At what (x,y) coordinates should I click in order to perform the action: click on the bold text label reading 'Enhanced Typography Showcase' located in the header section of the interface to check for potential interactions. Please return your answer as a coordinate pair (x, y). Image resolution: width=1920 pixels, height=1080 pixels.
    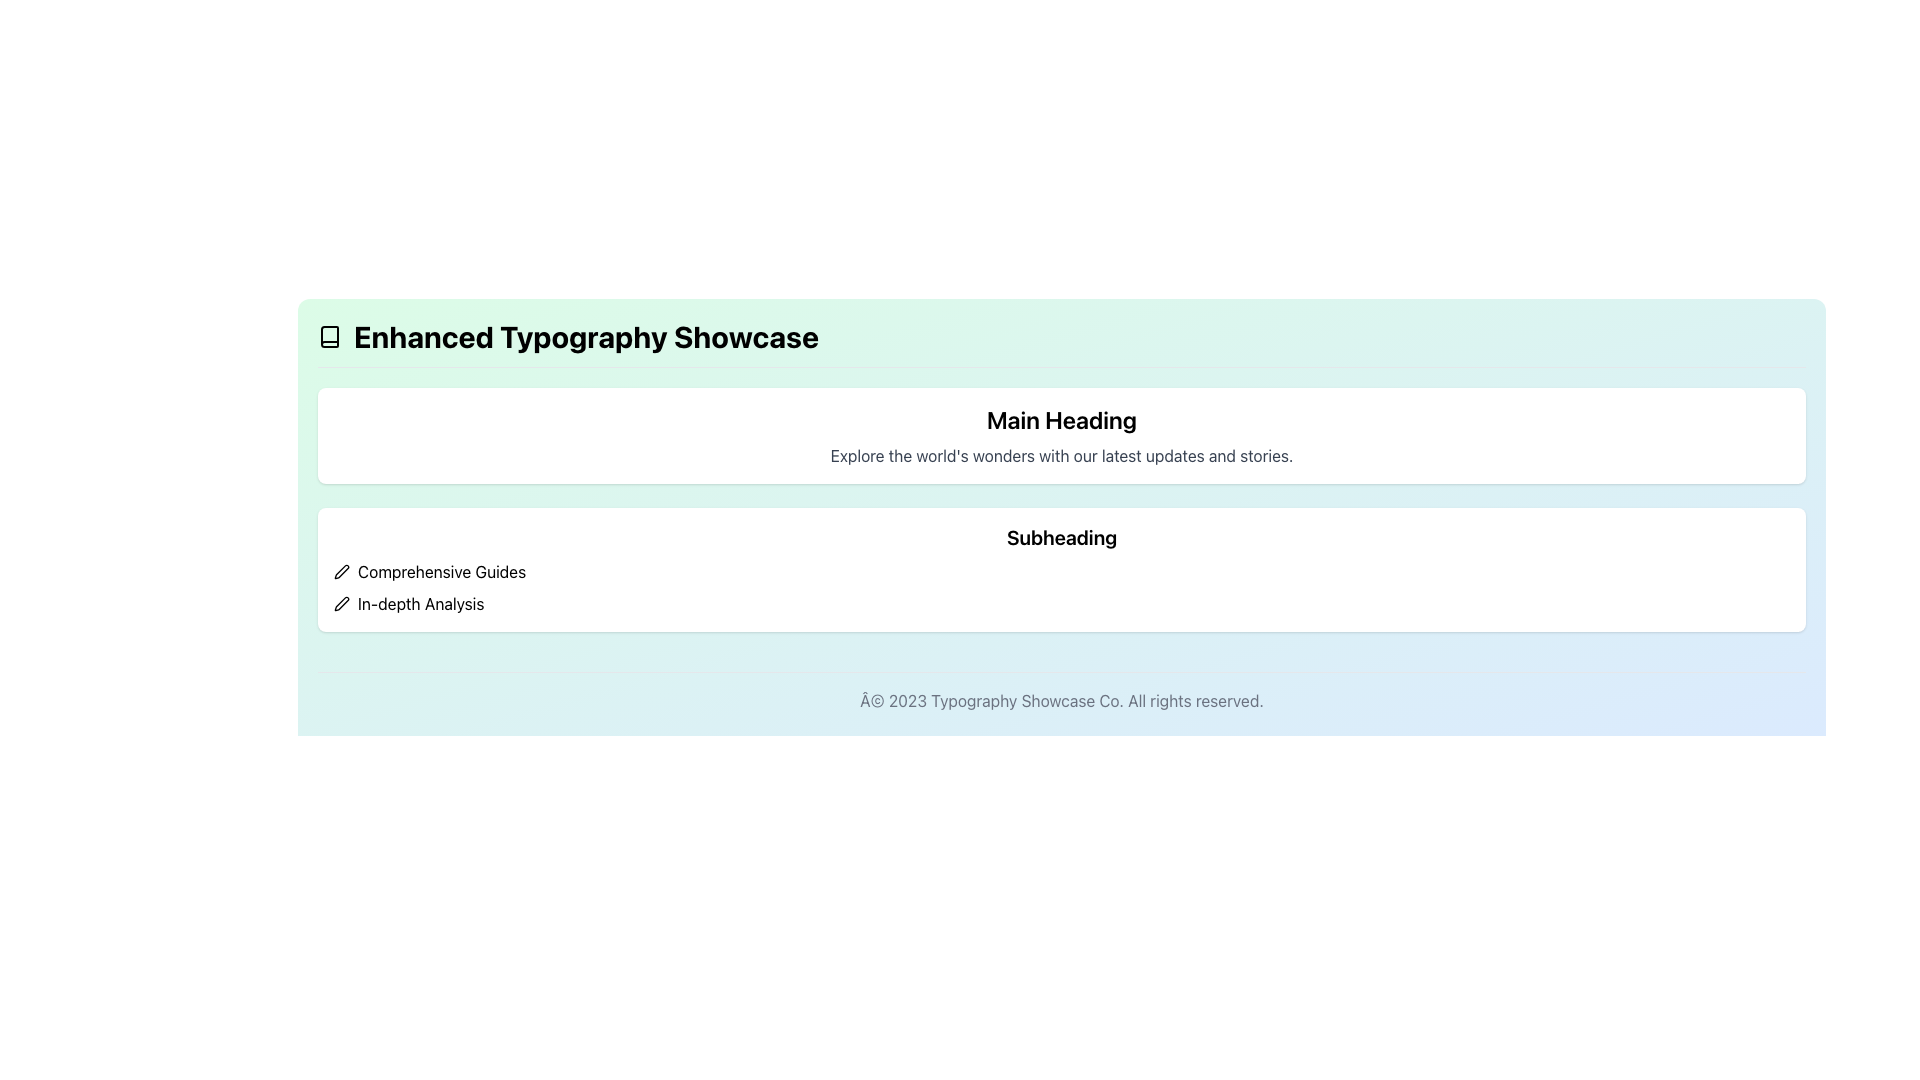
    Looking at the image, I should click on (585, 335).